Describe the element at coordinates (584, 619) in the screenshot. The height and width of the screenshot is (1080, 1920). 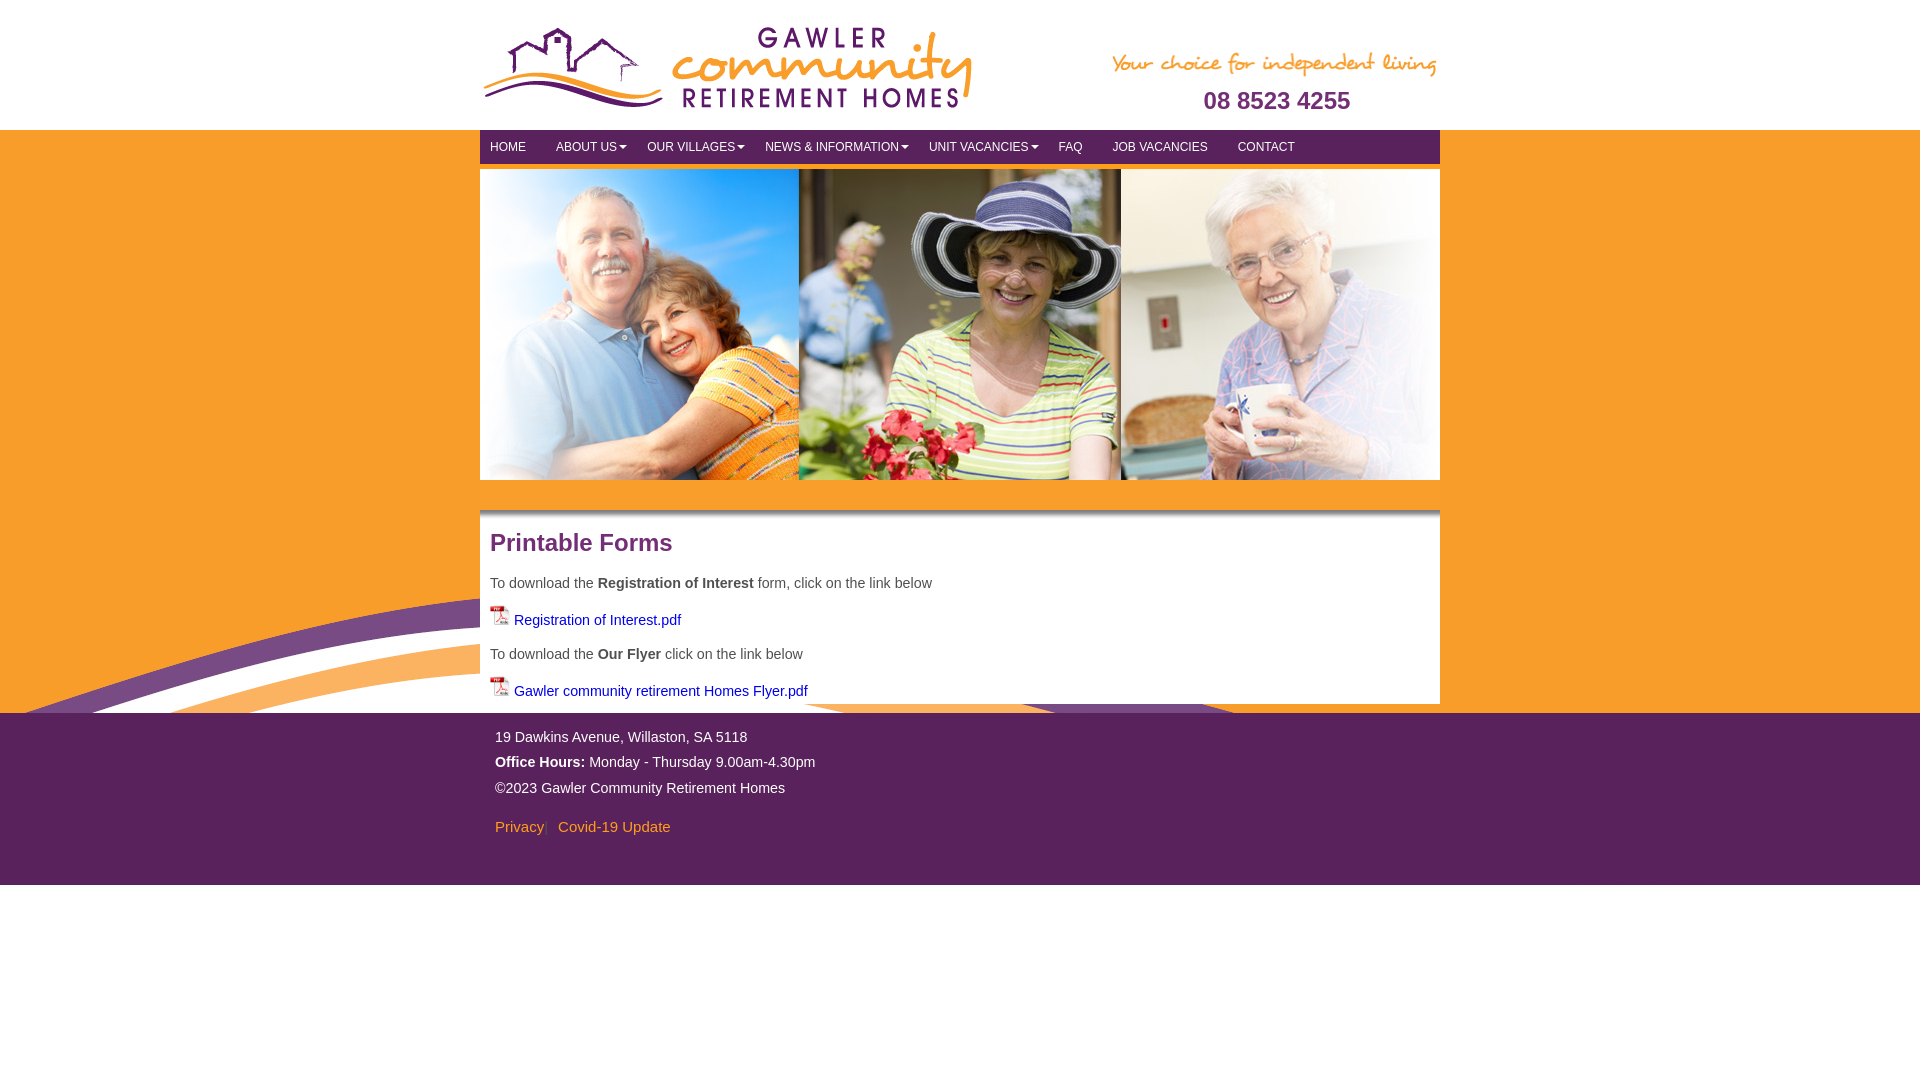
I see `'Registration of Interest.pdf'` at that location.